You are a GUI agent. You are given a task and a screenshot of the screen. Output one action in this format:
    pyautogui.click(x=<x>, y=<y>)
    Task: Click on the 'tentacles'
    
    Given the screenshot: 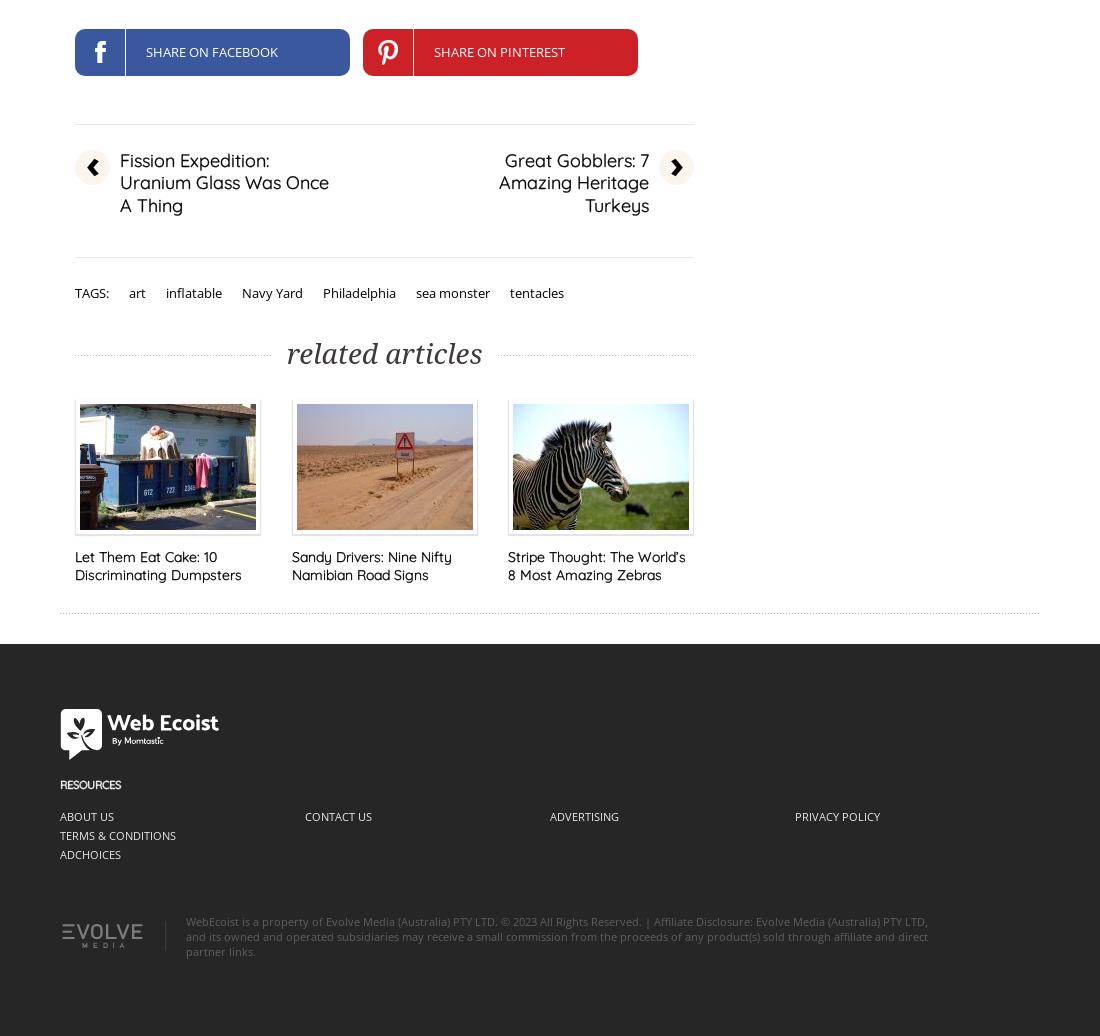 What is the action you would take?
    pyautogui.click(x=537, y=292)
    